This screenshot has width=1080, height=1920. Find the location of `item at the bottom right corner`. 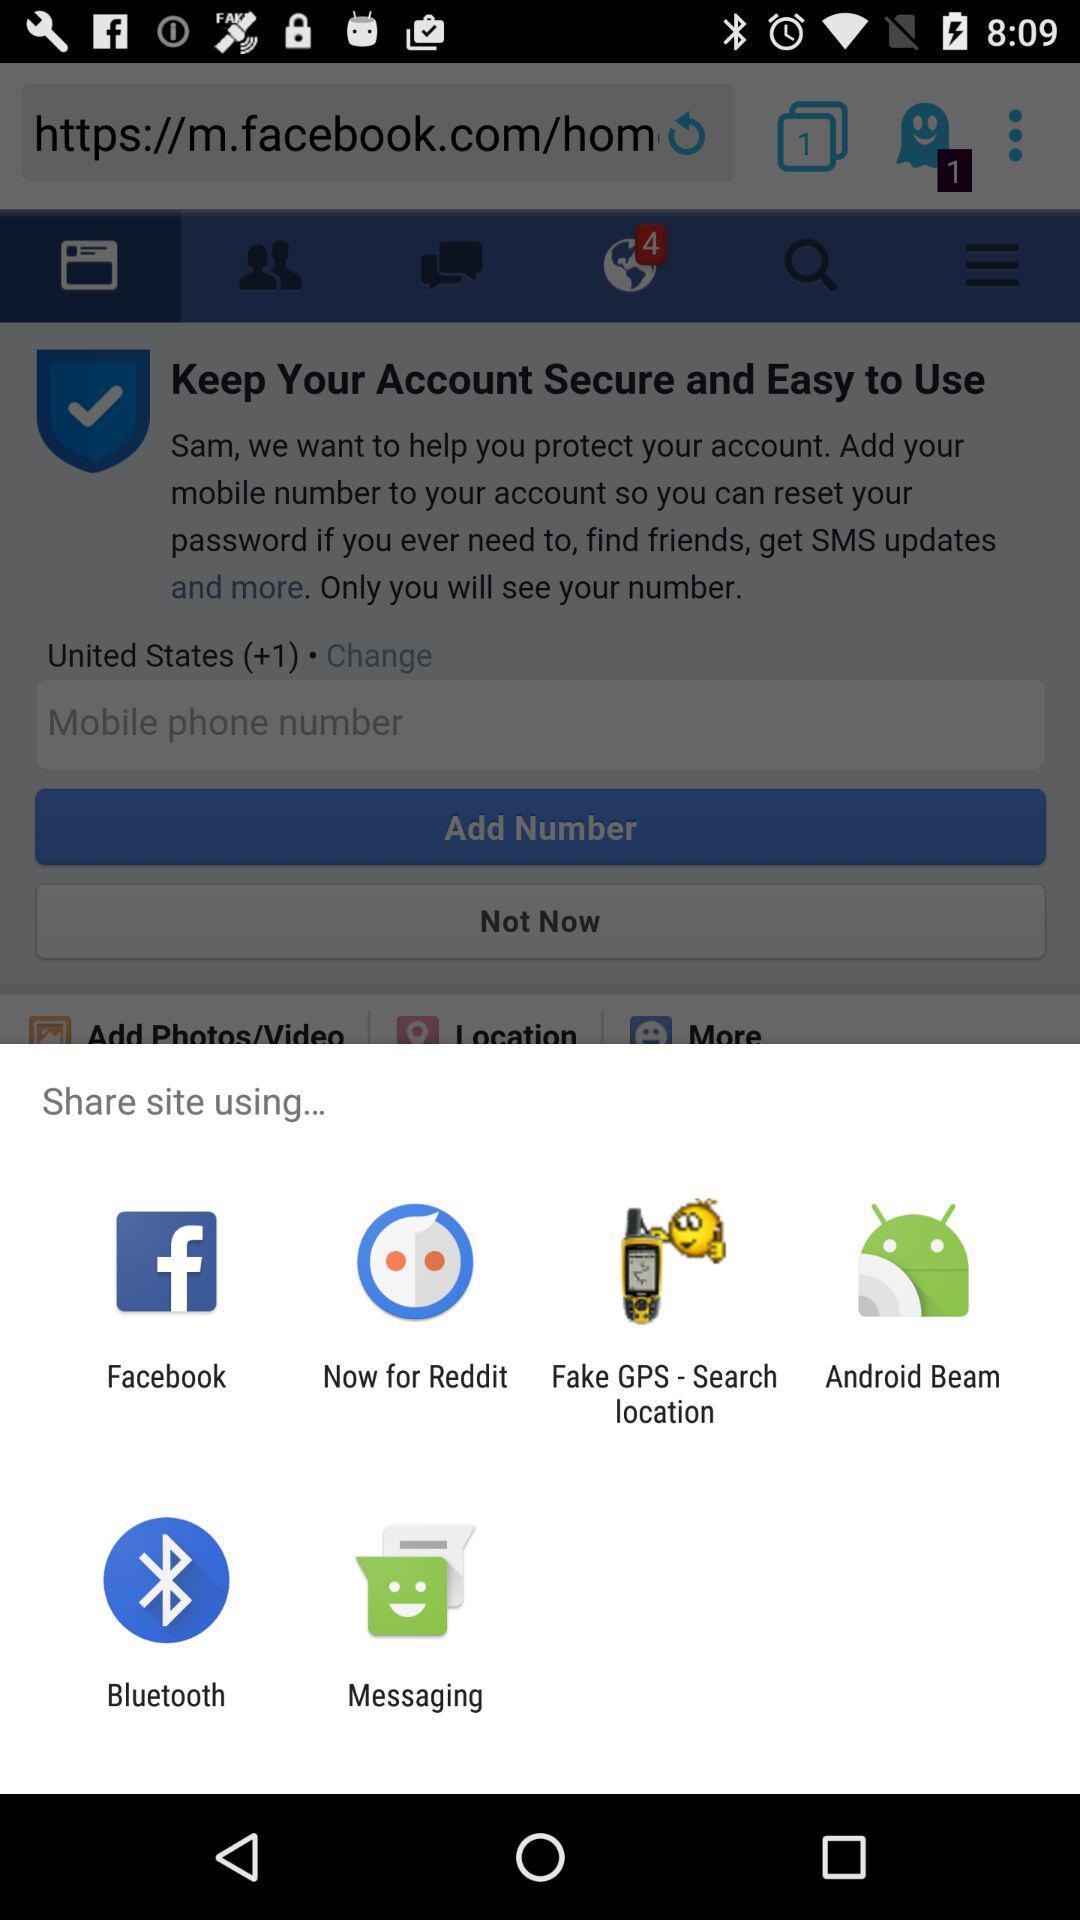

item at the bottom right corner is located at coordinates (913, 1392).